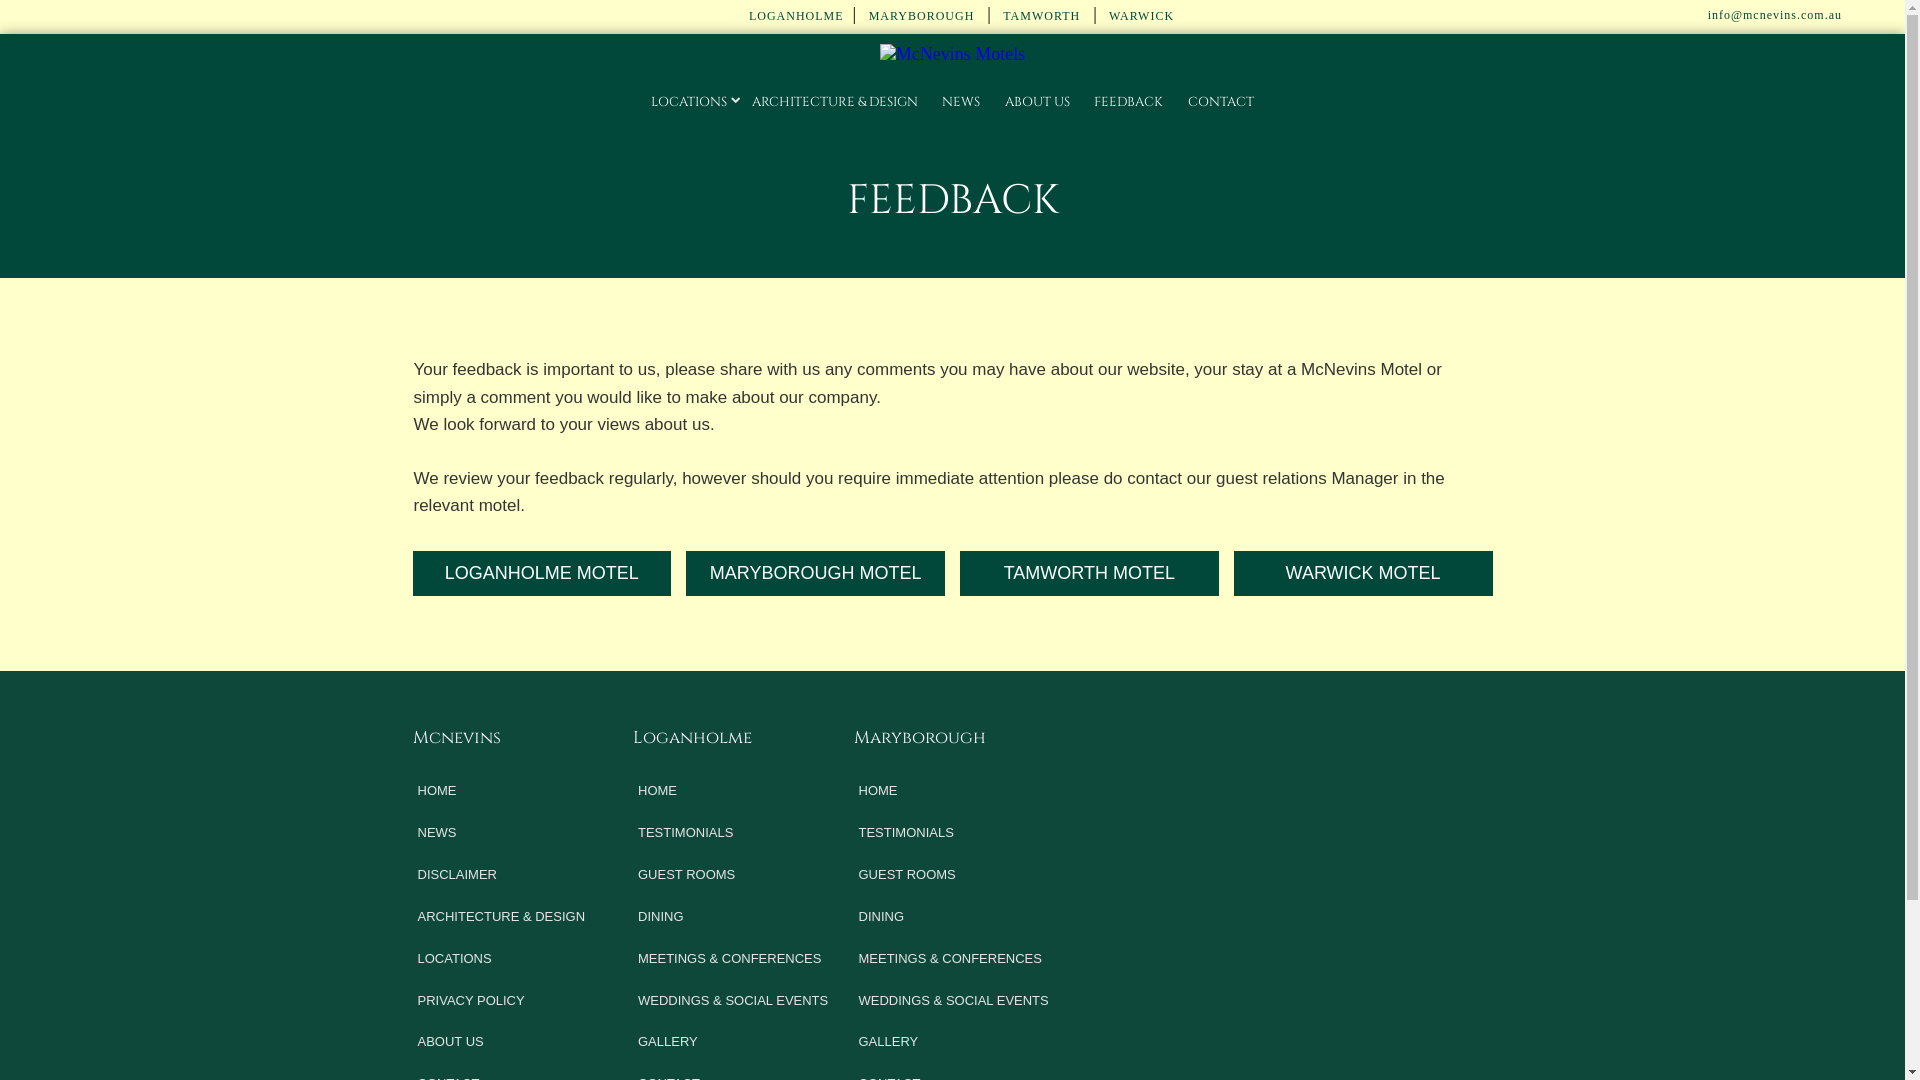 The height and width of the screenshot is (1080, 1920). Describe the element at coordinates (411, 574) in the screenshot. I see `'LOGANHOLME MOTEL'` at that location.